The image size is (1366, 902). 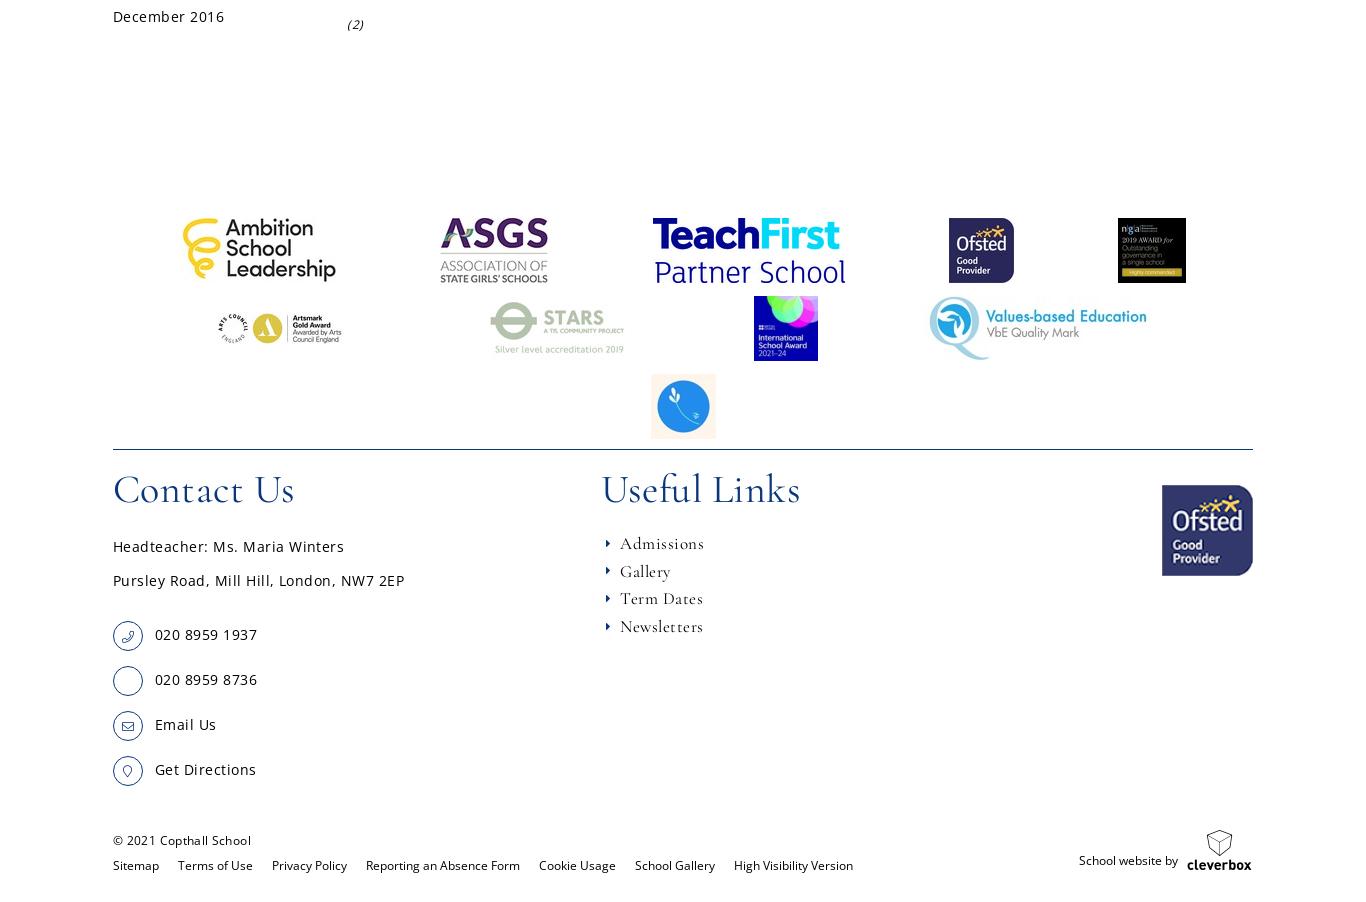 I want to click on '(2)', so click(x=354, y=23).